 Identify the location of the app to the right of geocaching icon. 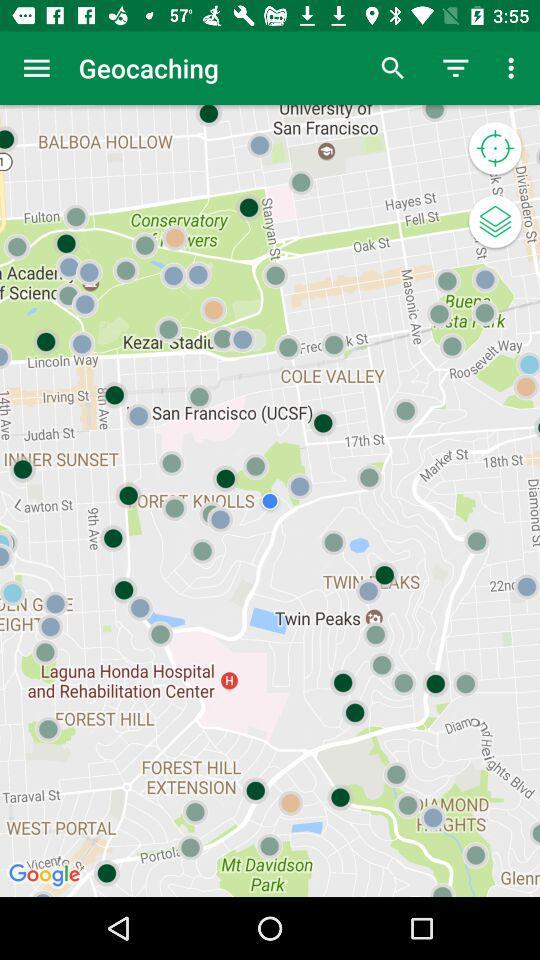
(393, 68).